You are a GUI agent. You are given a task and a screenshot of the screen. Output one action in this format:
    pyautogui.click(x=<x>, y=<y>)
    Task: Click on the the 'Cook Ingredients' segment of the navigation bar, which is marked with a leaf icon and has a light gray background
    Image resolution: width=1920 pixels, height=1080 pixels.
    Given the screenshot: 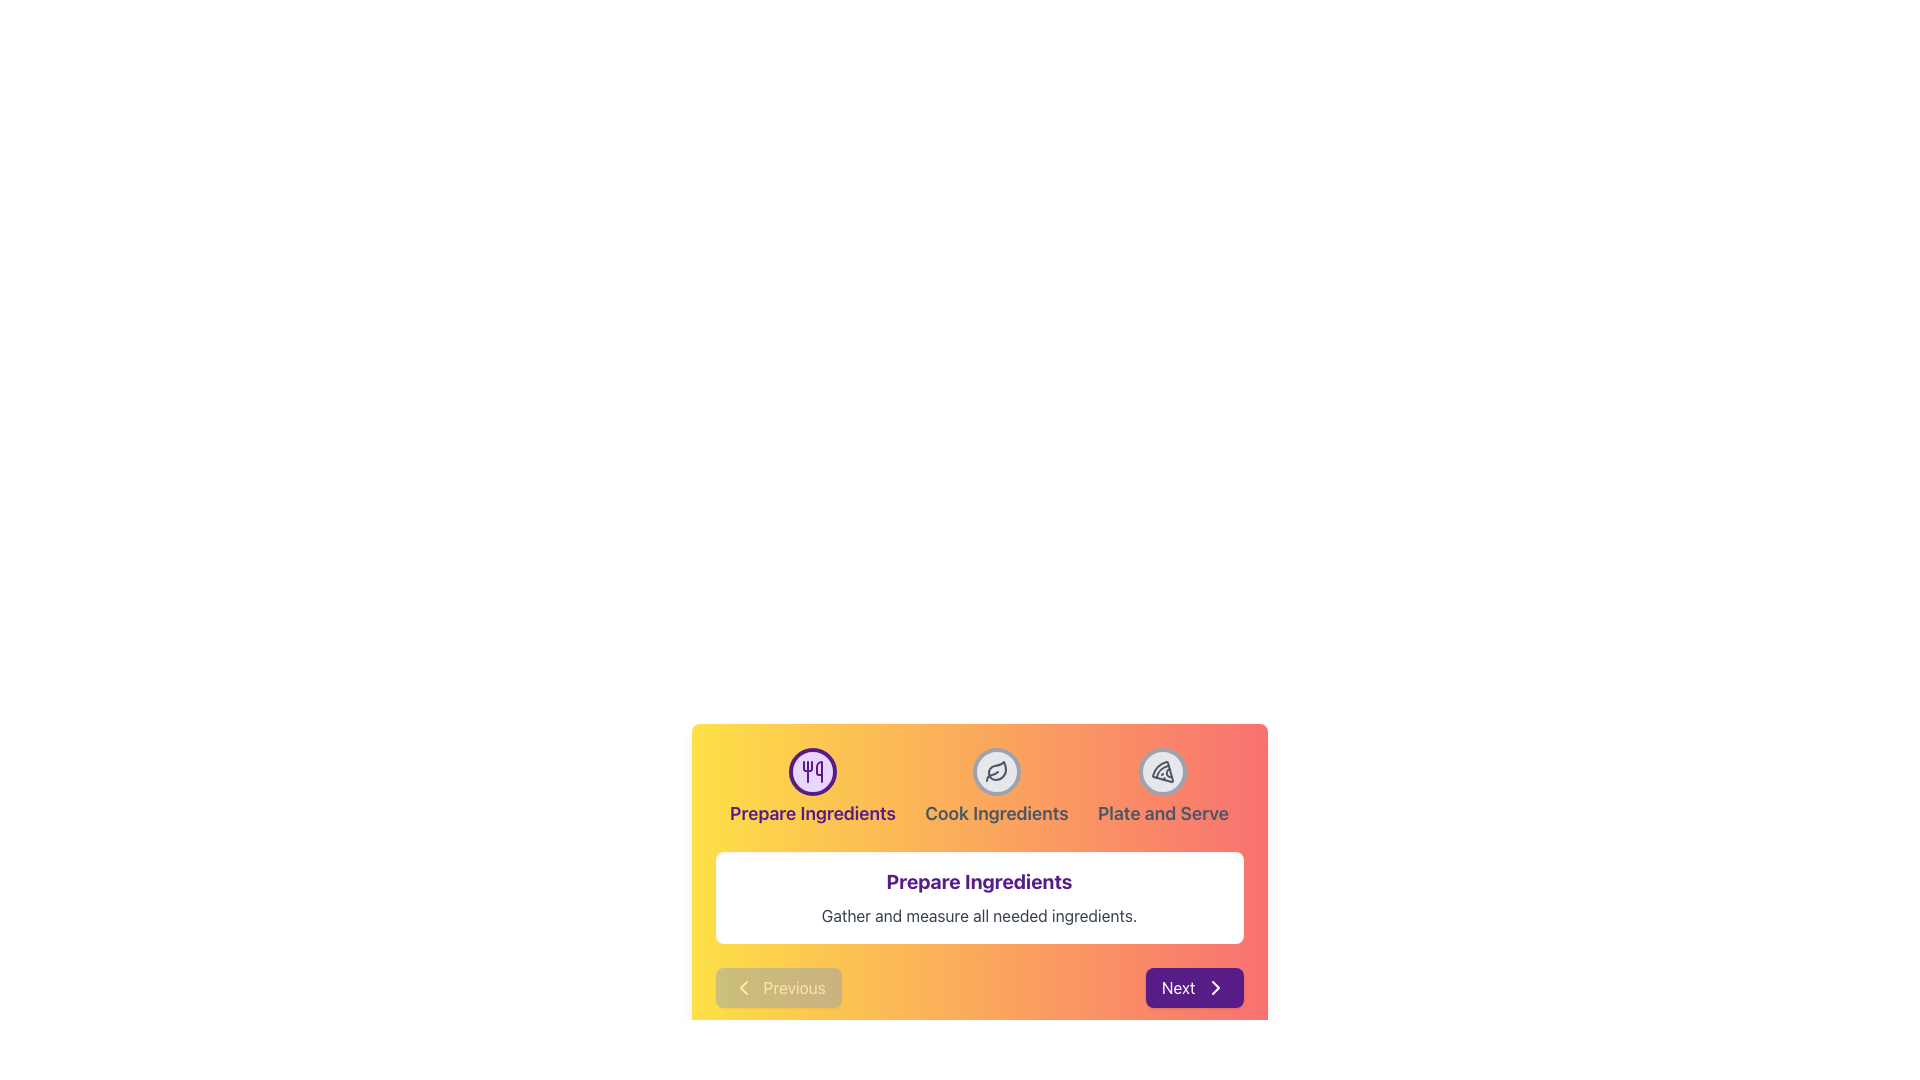 What is the action you would take?
    pyautogui.click(x=979, y=786)
    